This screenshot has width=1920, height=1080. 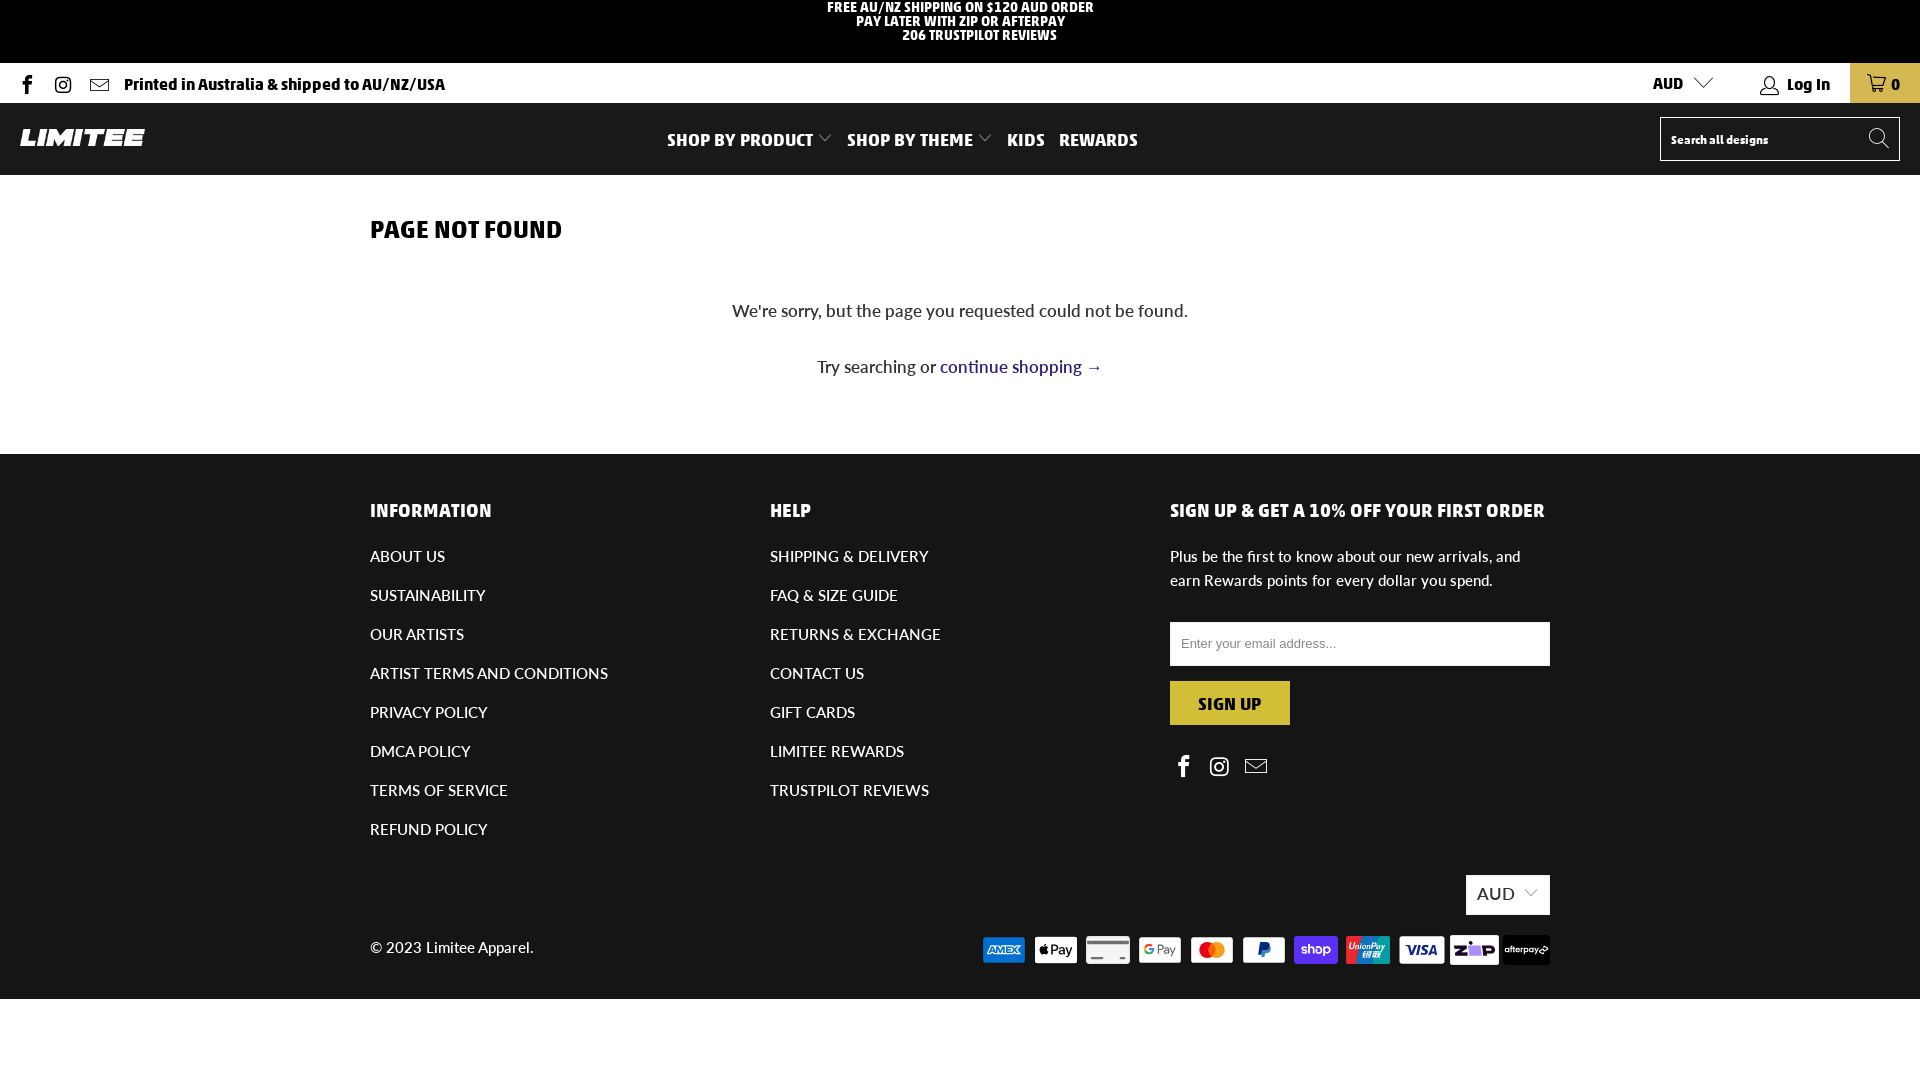 What do you see at coordinates (426, 593) in the screenshot?
I see `'SUSTAINABILITY'` at bounding box center [426, 593].